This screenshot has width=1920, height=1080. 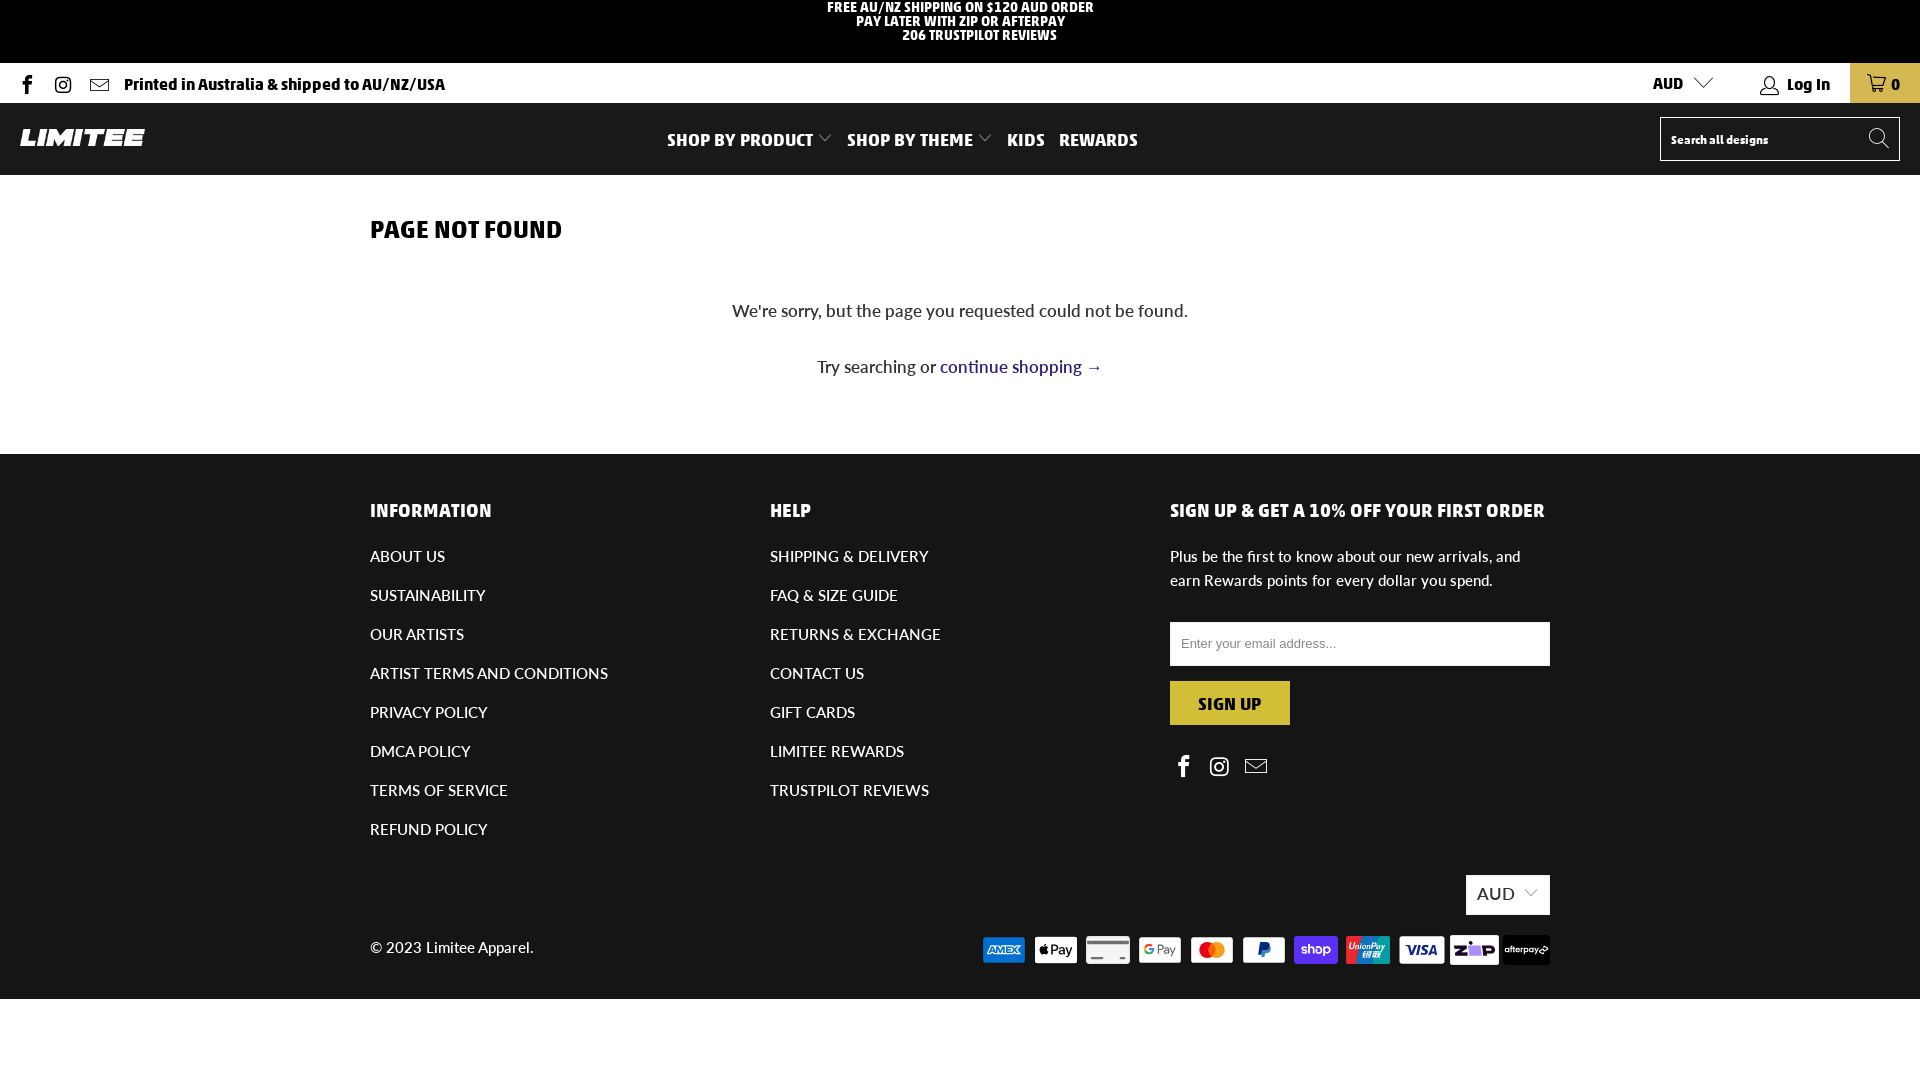 What do you see at coordinates (426, 593) in the screenshot?
I see `'SUSTAINABILITY'` at bounding box center [426, 593].